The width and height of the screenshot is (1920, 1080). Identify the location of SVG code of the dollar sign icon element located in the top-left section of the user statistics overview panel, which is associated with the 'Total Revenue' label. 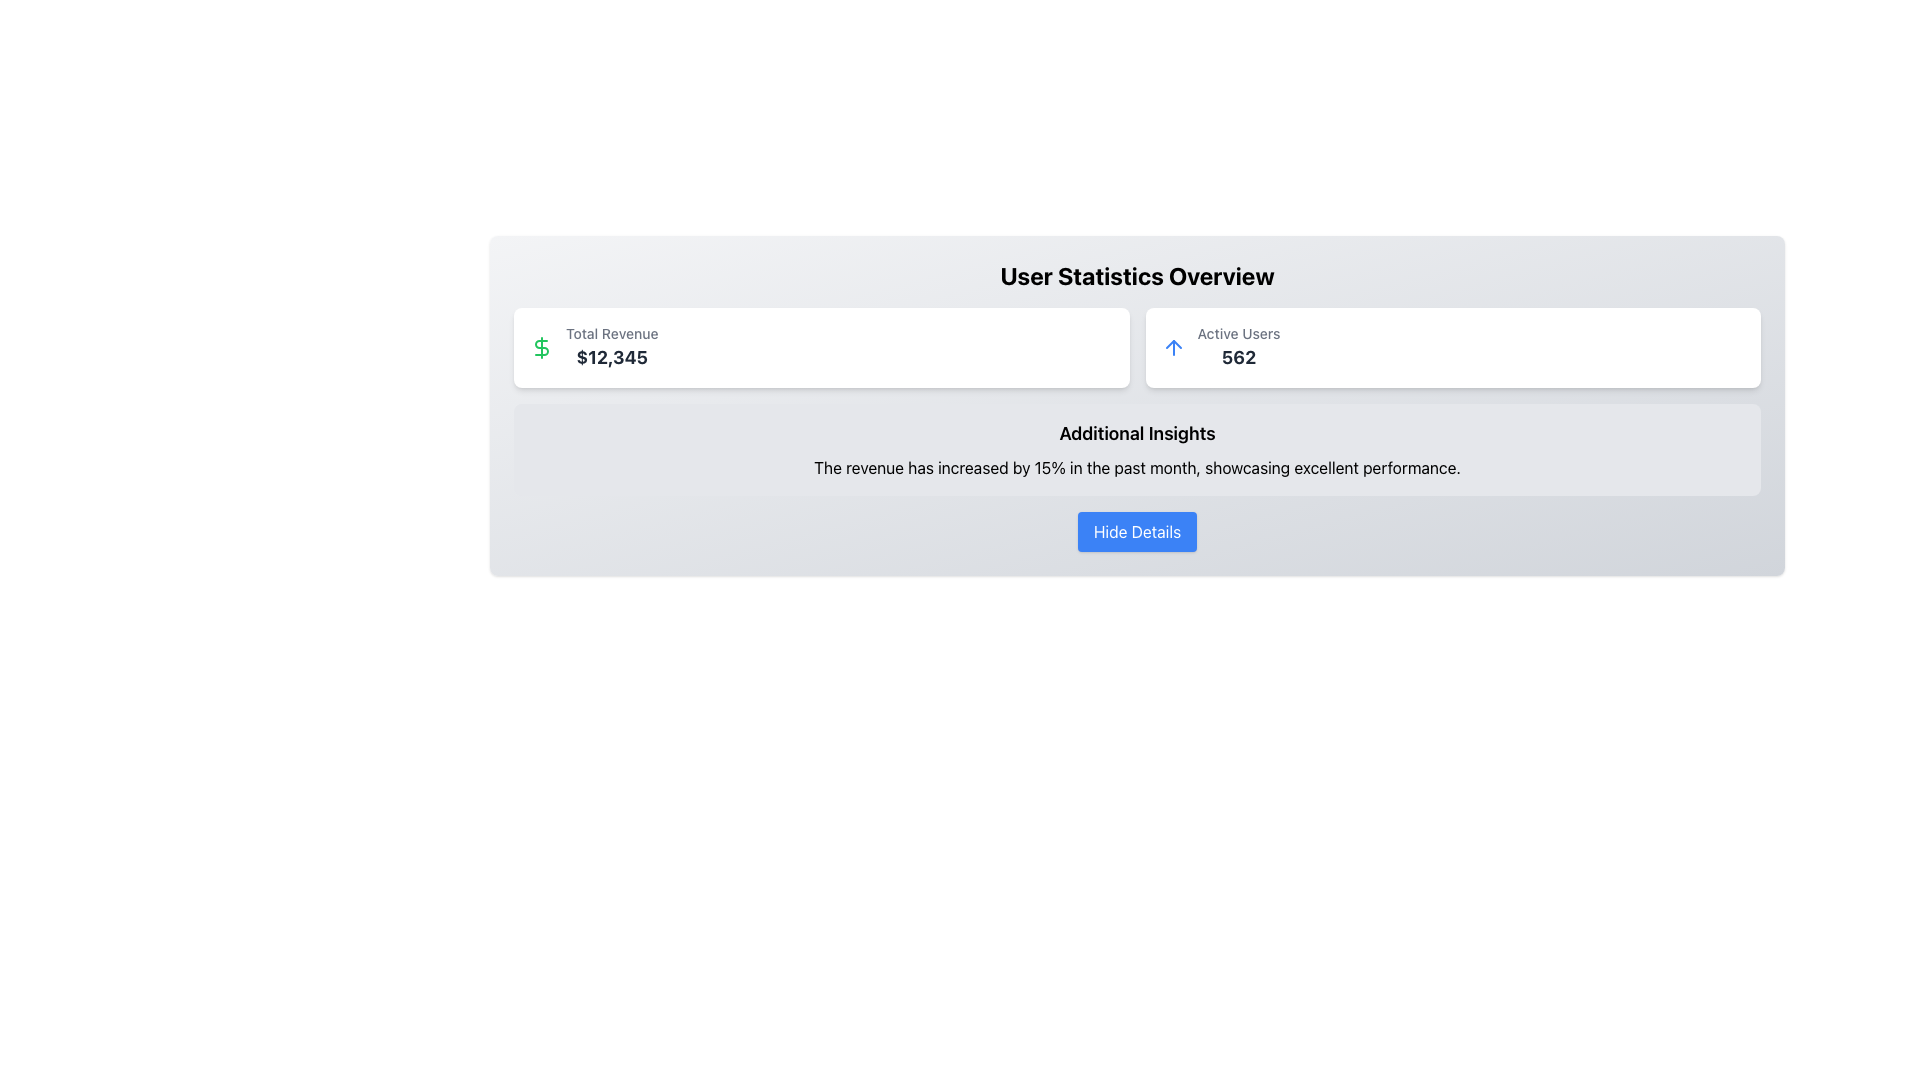
(542, 346).